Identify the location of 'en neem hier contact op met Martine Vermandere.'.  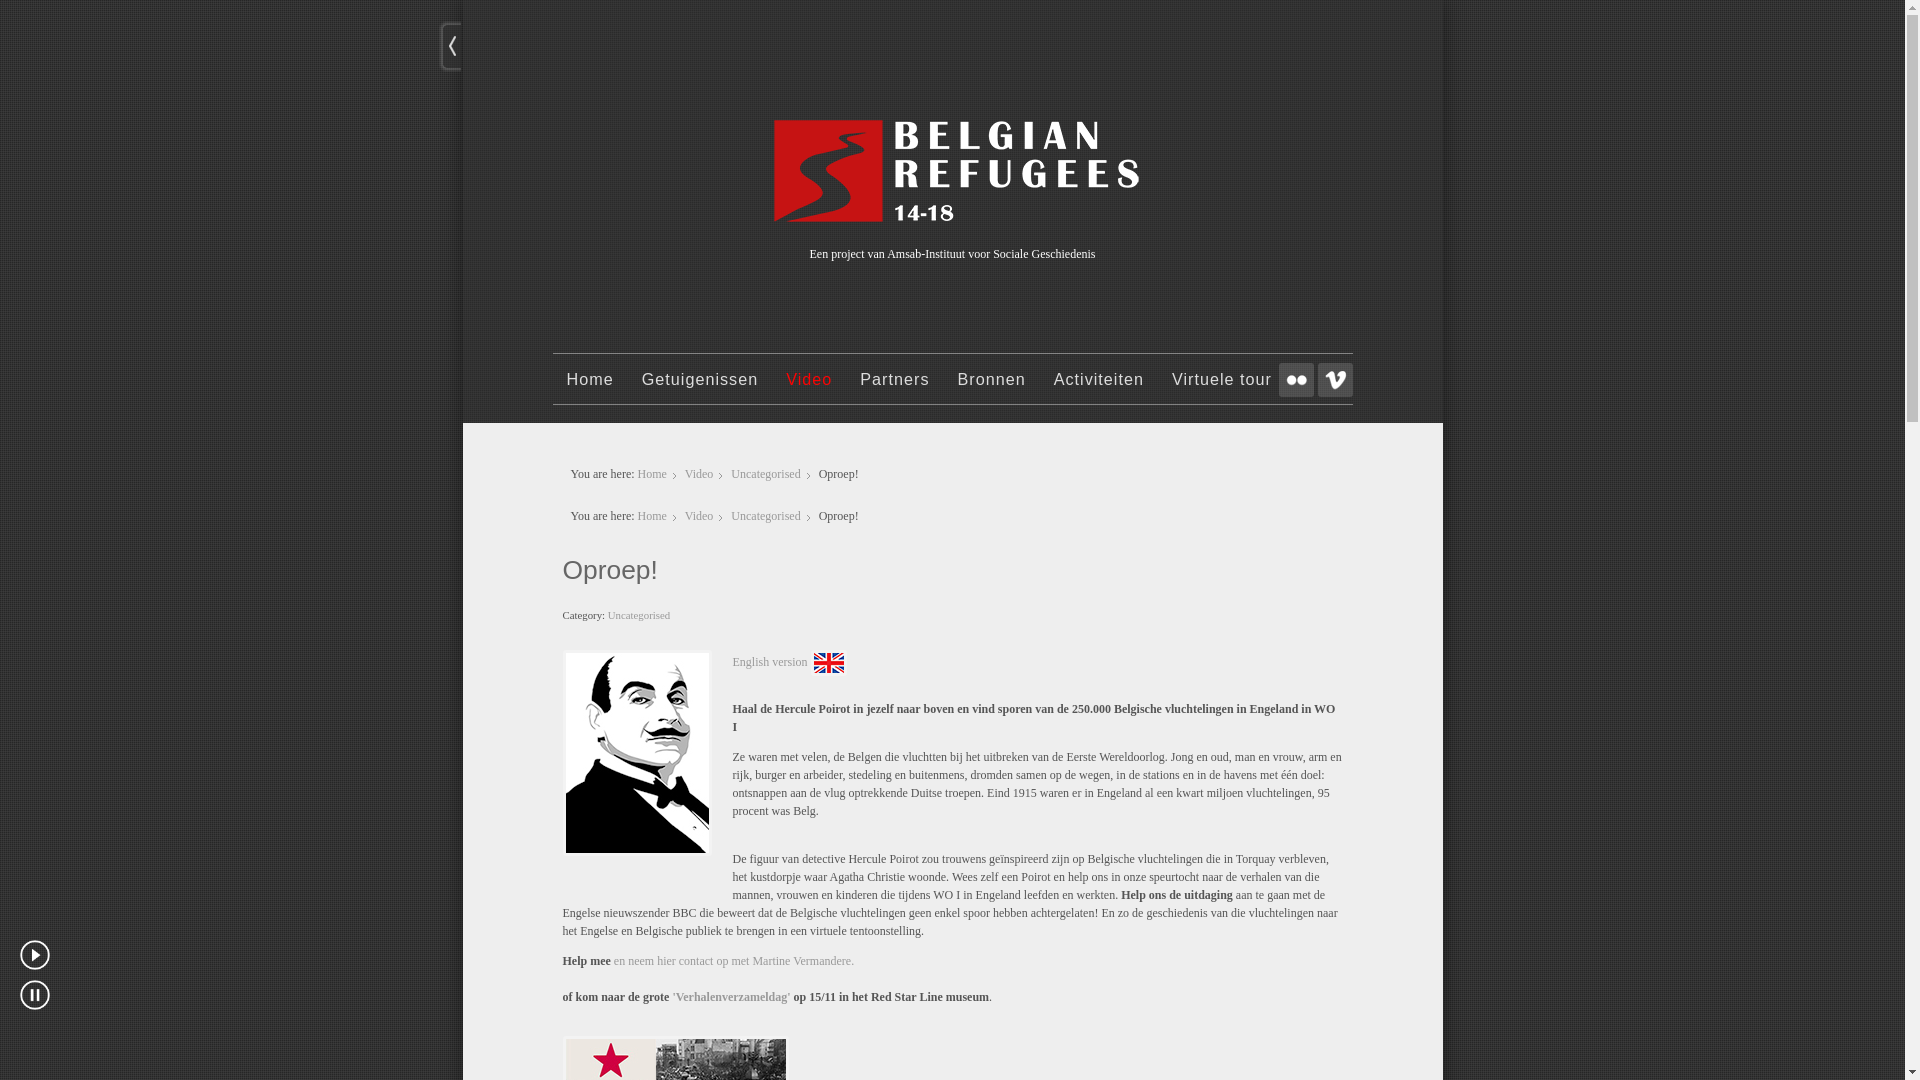
(613, 959).